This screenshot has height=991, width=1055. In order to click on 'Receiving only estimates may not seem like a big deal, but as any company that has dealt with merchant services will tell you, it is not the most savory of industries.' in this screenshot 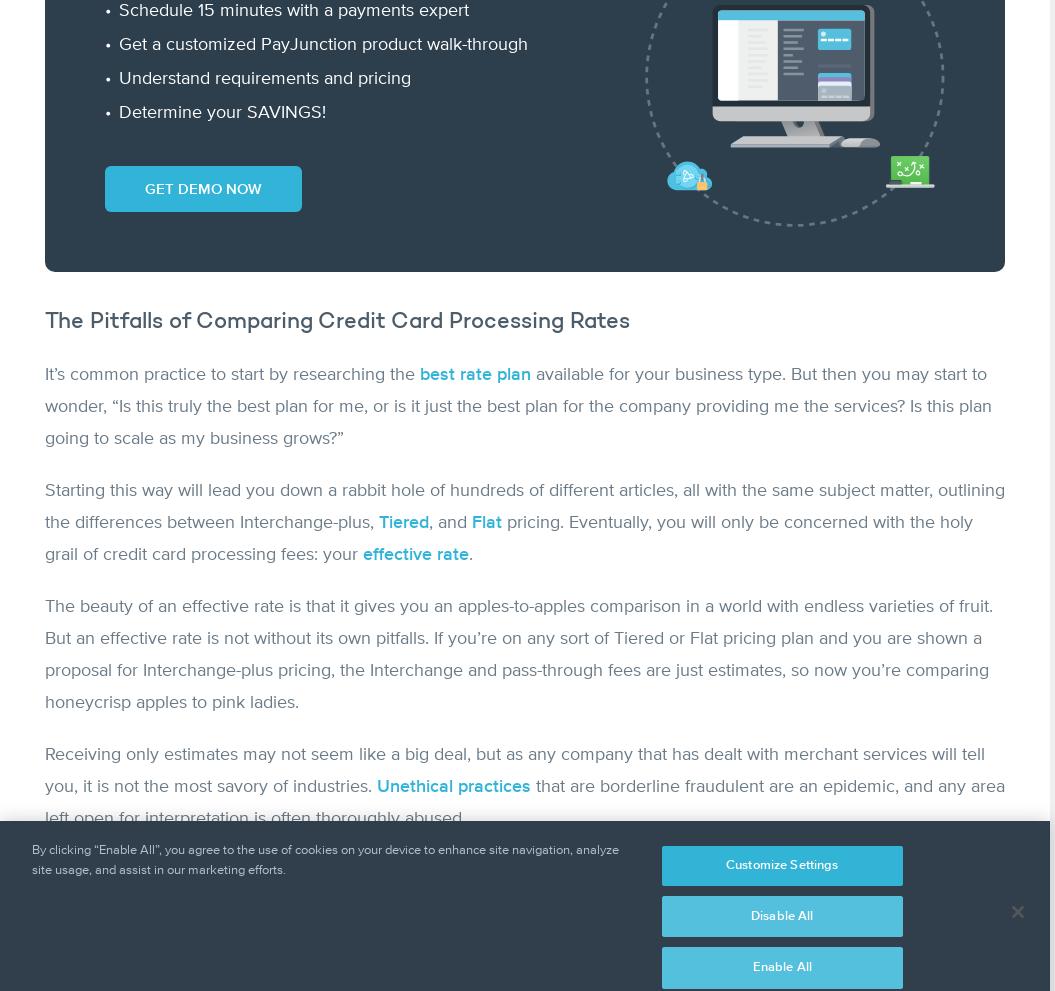, I will do `click(515, 770)`.